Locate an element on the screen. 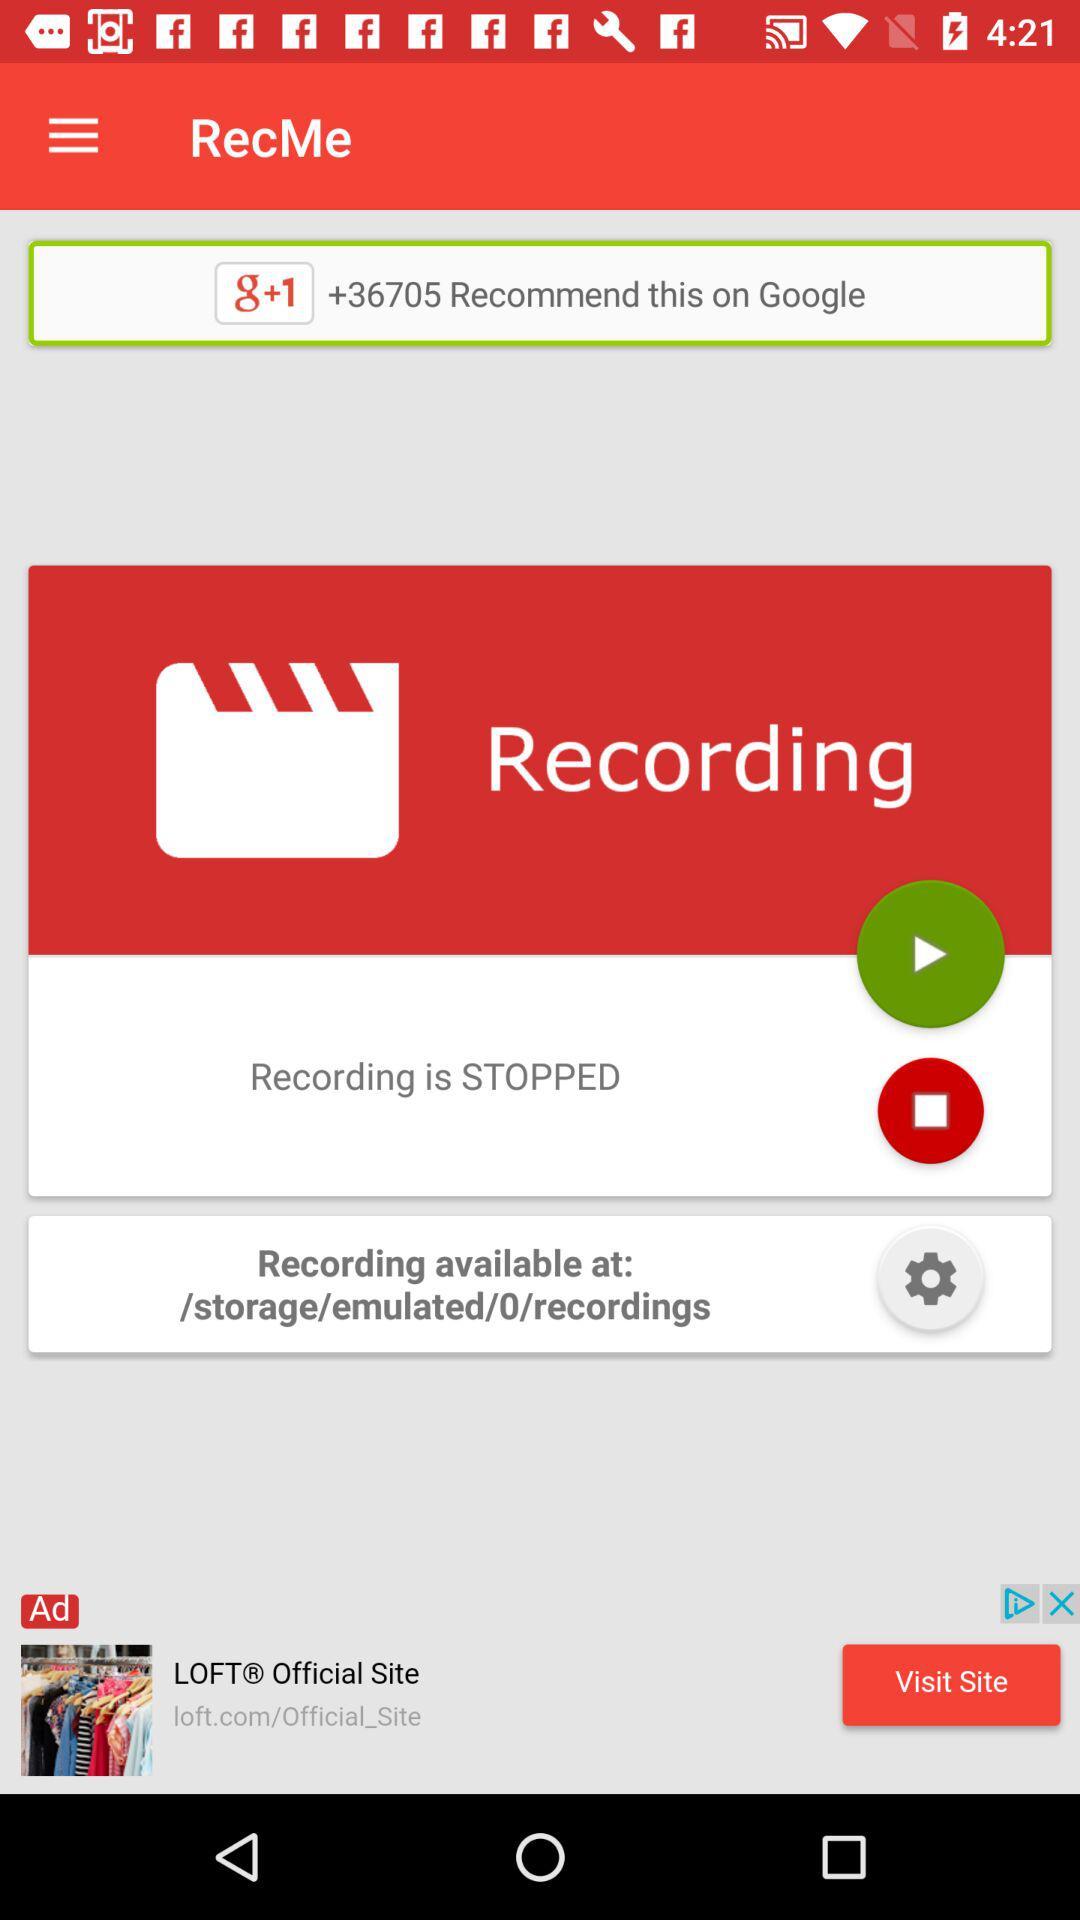 The width and height of the screenshot is (1080, 1920). advertisement banner is located at coordinates (540, 1688).